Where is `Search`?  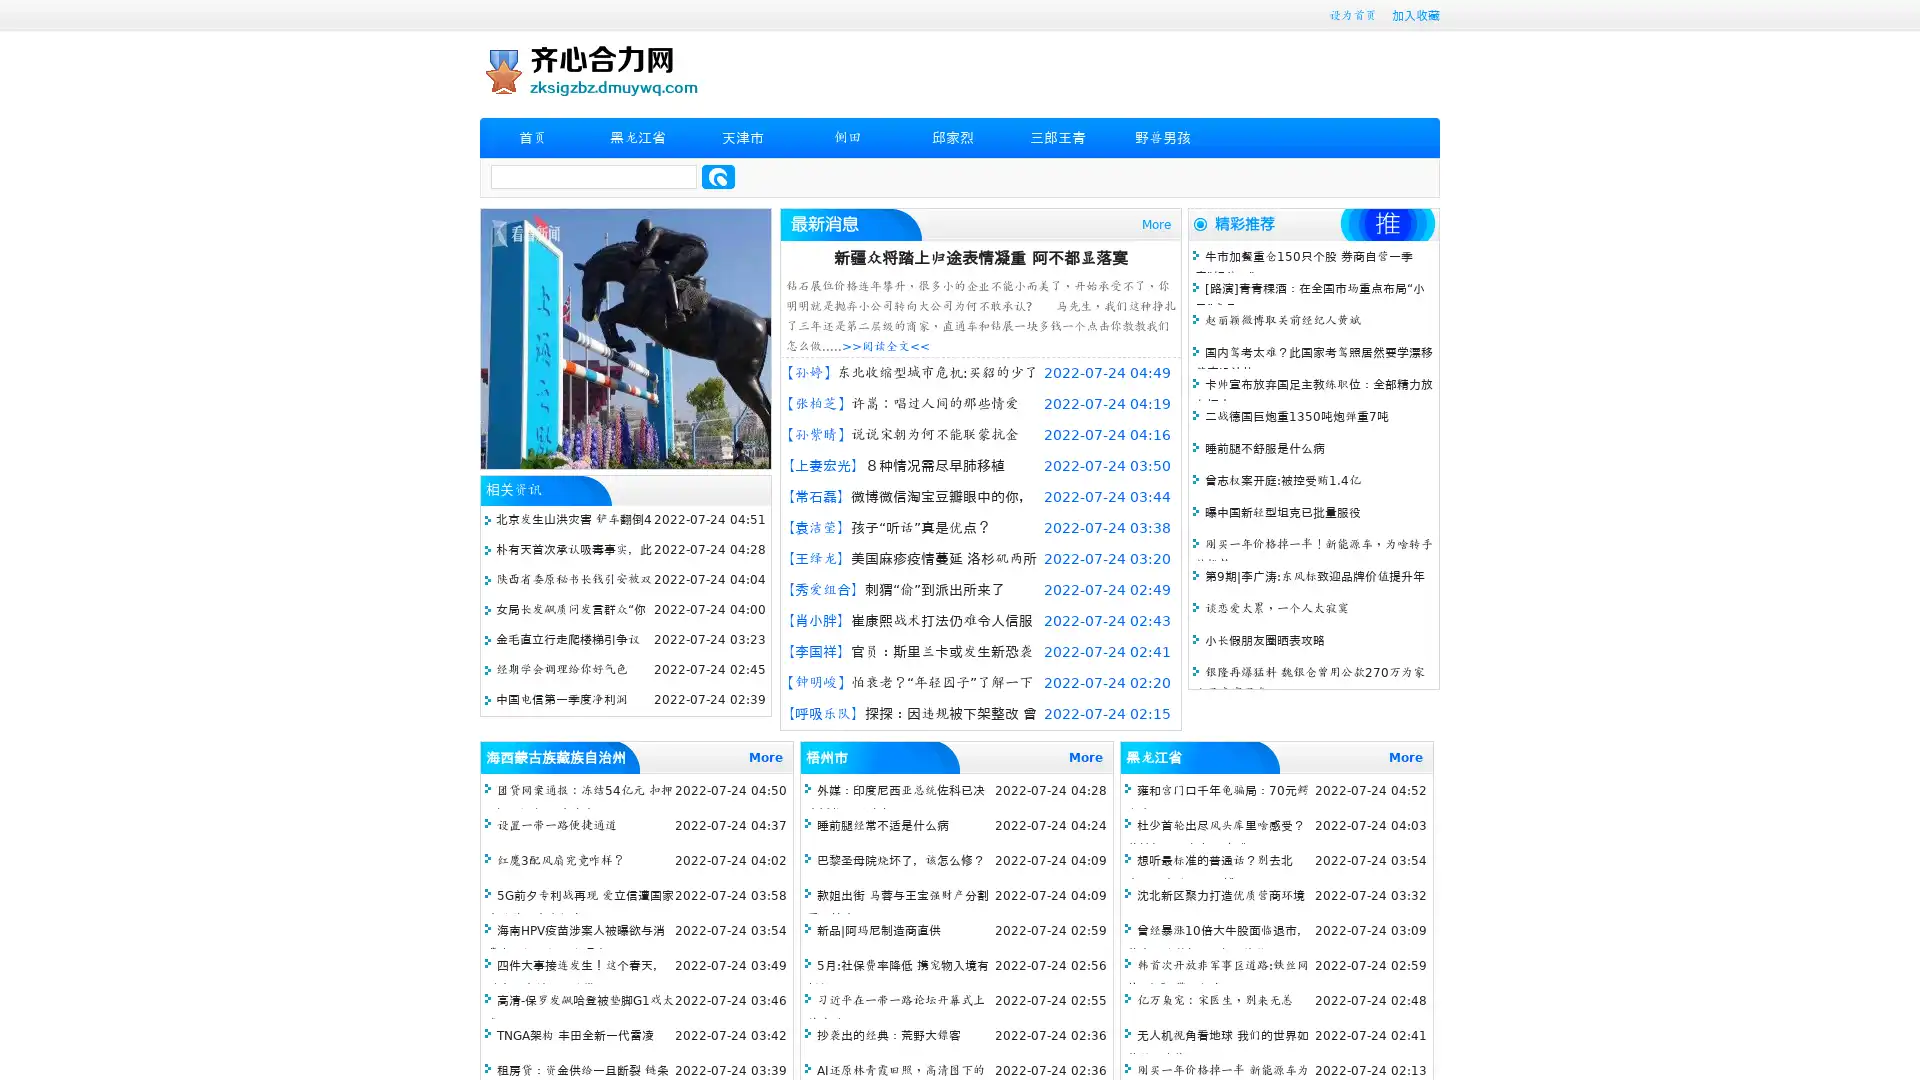 Search is located at coordinates (718, 176).